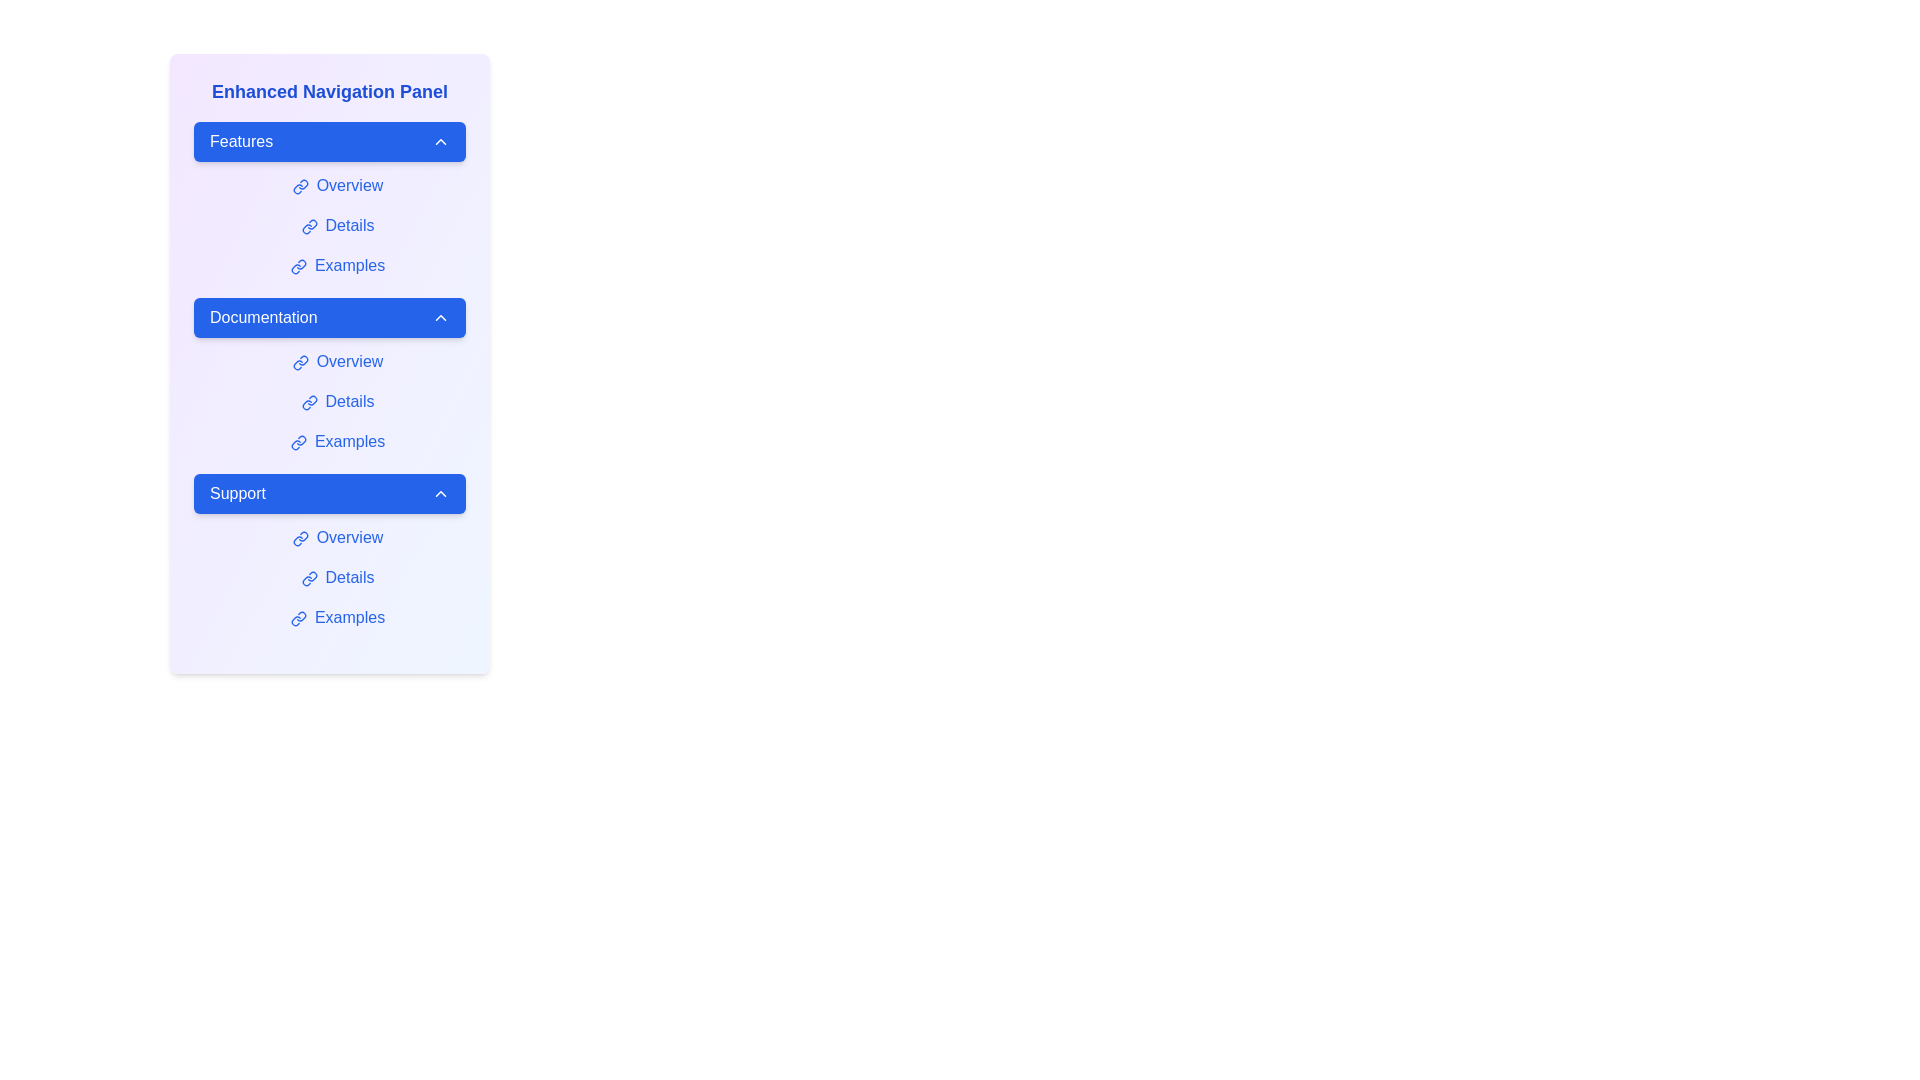 The width and height of the screenshot is (1920, 1080). I want to click on the blue chain link icon located to the left of the 'Details' text in the 'Features' section of the navigation panel, so click(308, 225).